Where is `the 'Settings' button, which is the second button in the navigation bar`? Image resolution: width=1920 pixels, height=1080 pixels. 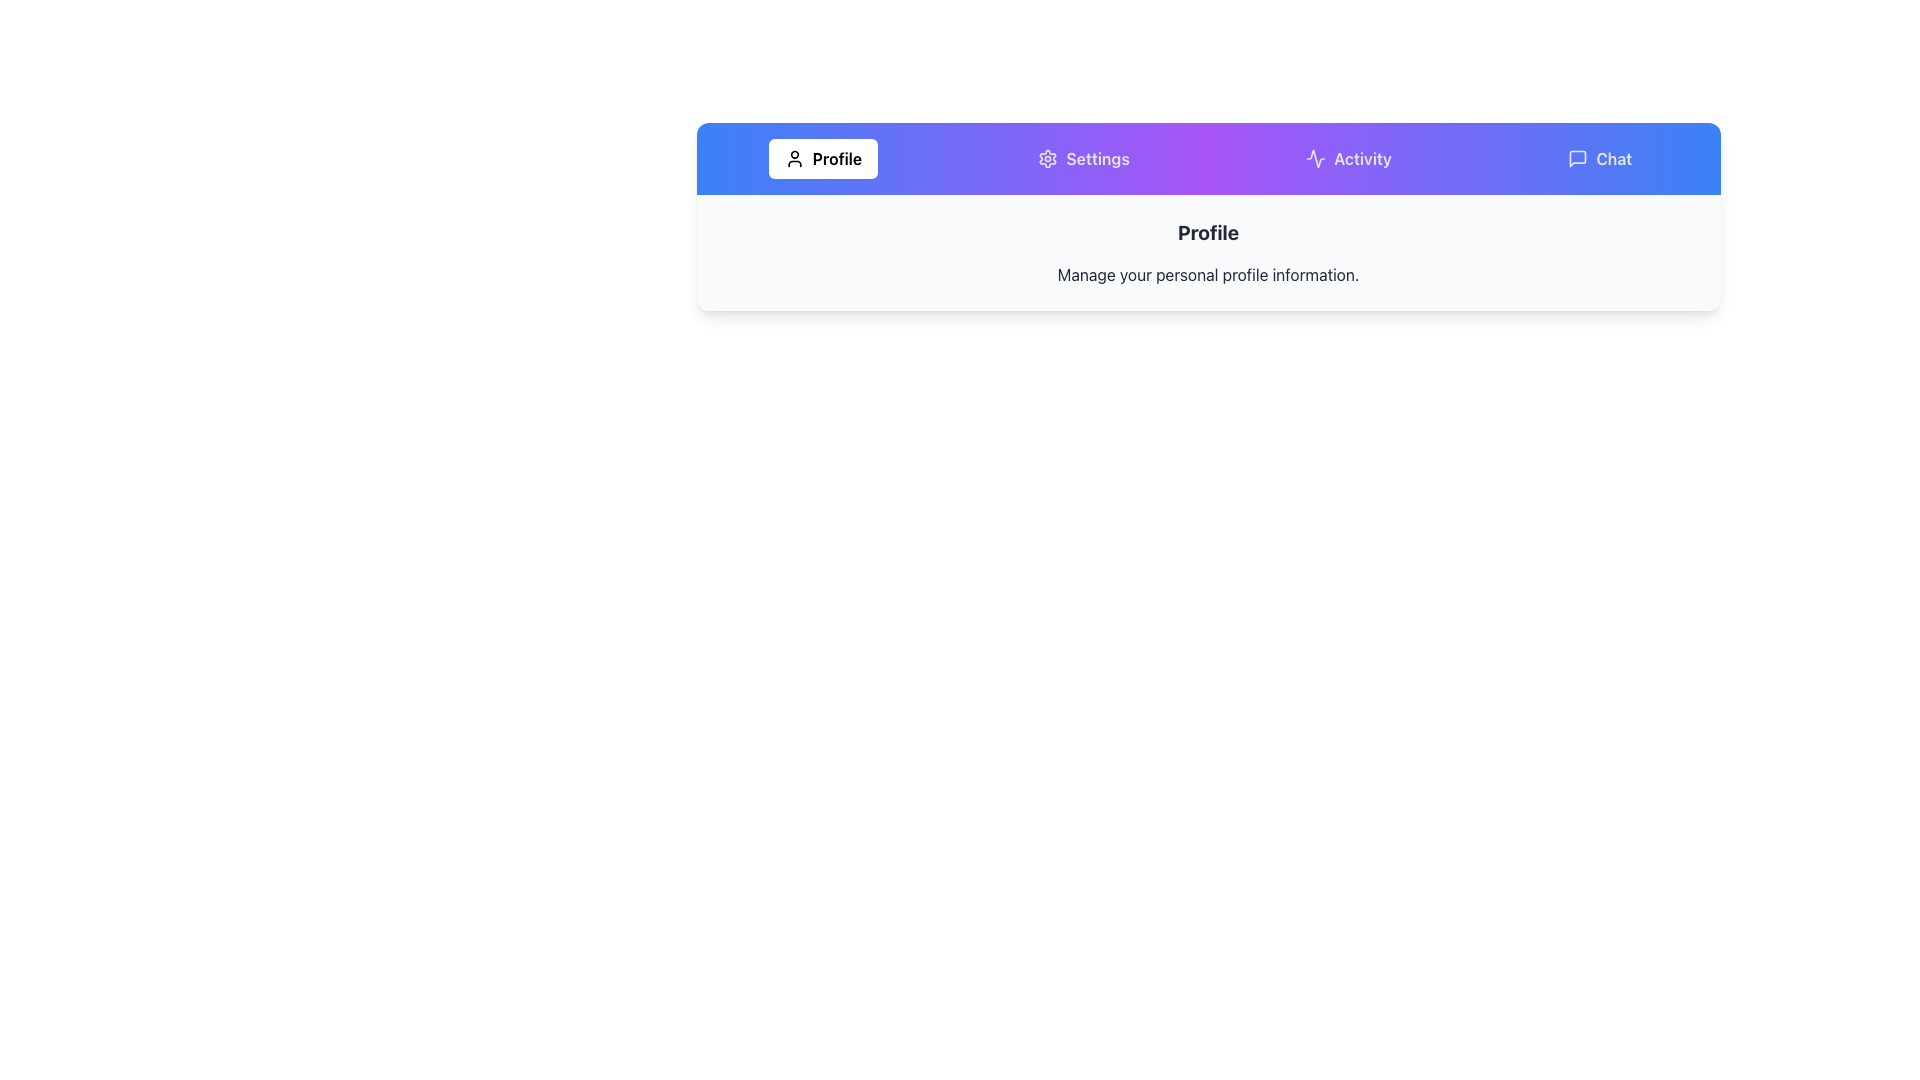 the 'Settings' button, which is the second button in the navigation bar is located at coordinates (1083, 157).